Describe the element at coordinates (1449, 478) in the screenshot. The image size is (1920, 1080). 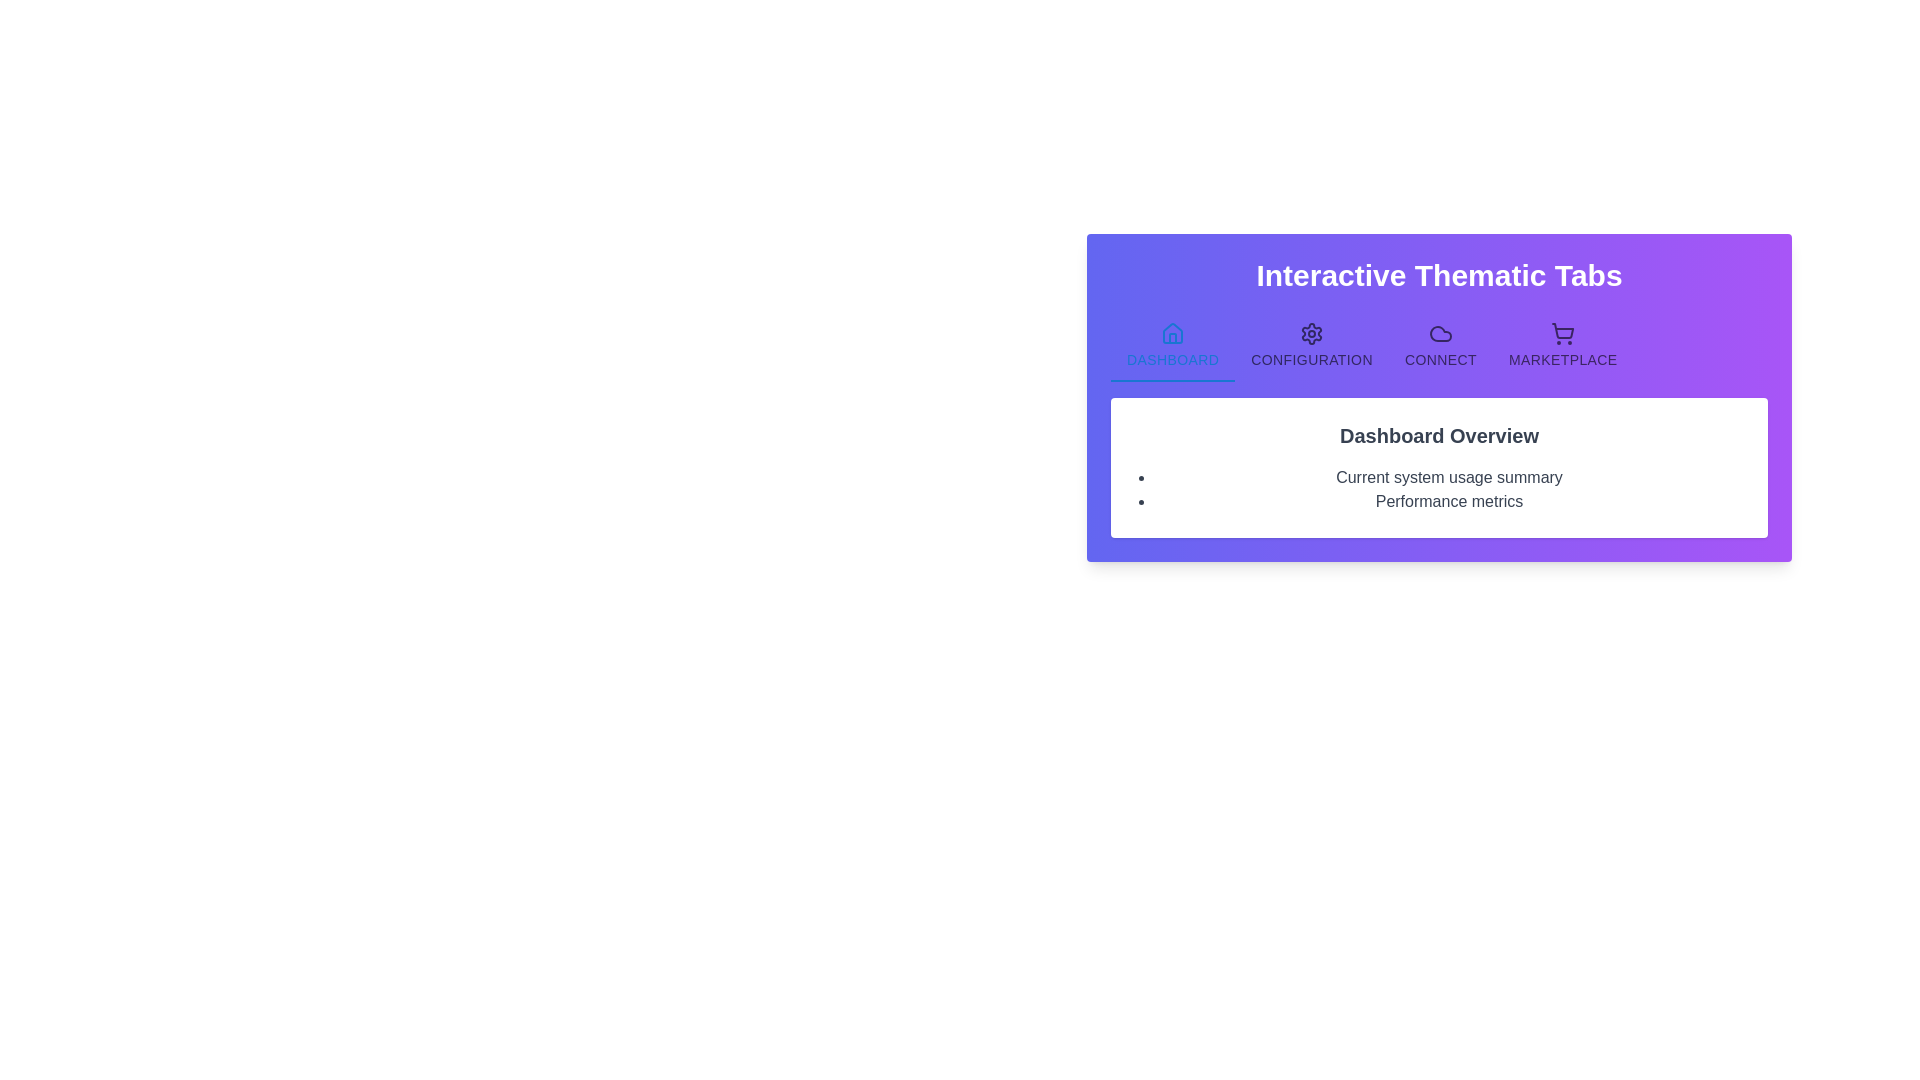
I see `the Text label that serves as a summary title for the current system usage section, located in the dashboard interface, positioned slightly above the 'Performance metrics' text` at that location.